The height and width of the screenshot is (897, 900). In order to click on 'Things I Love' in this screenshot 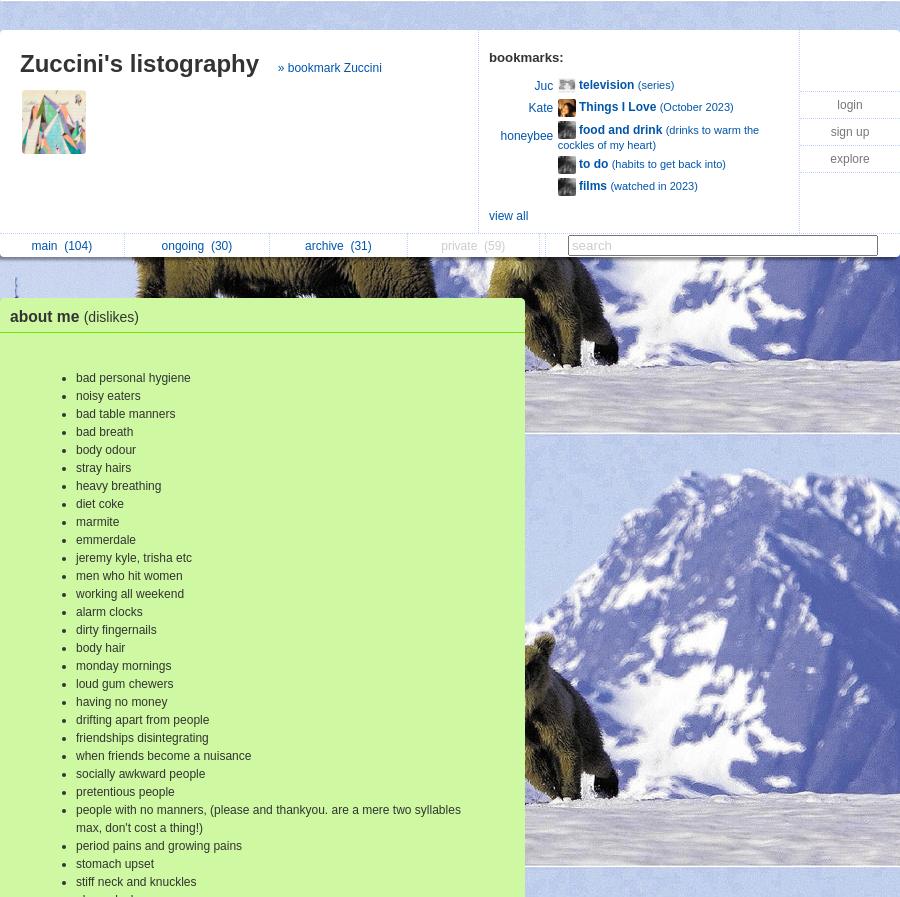, I will do `click(617, 106)`.